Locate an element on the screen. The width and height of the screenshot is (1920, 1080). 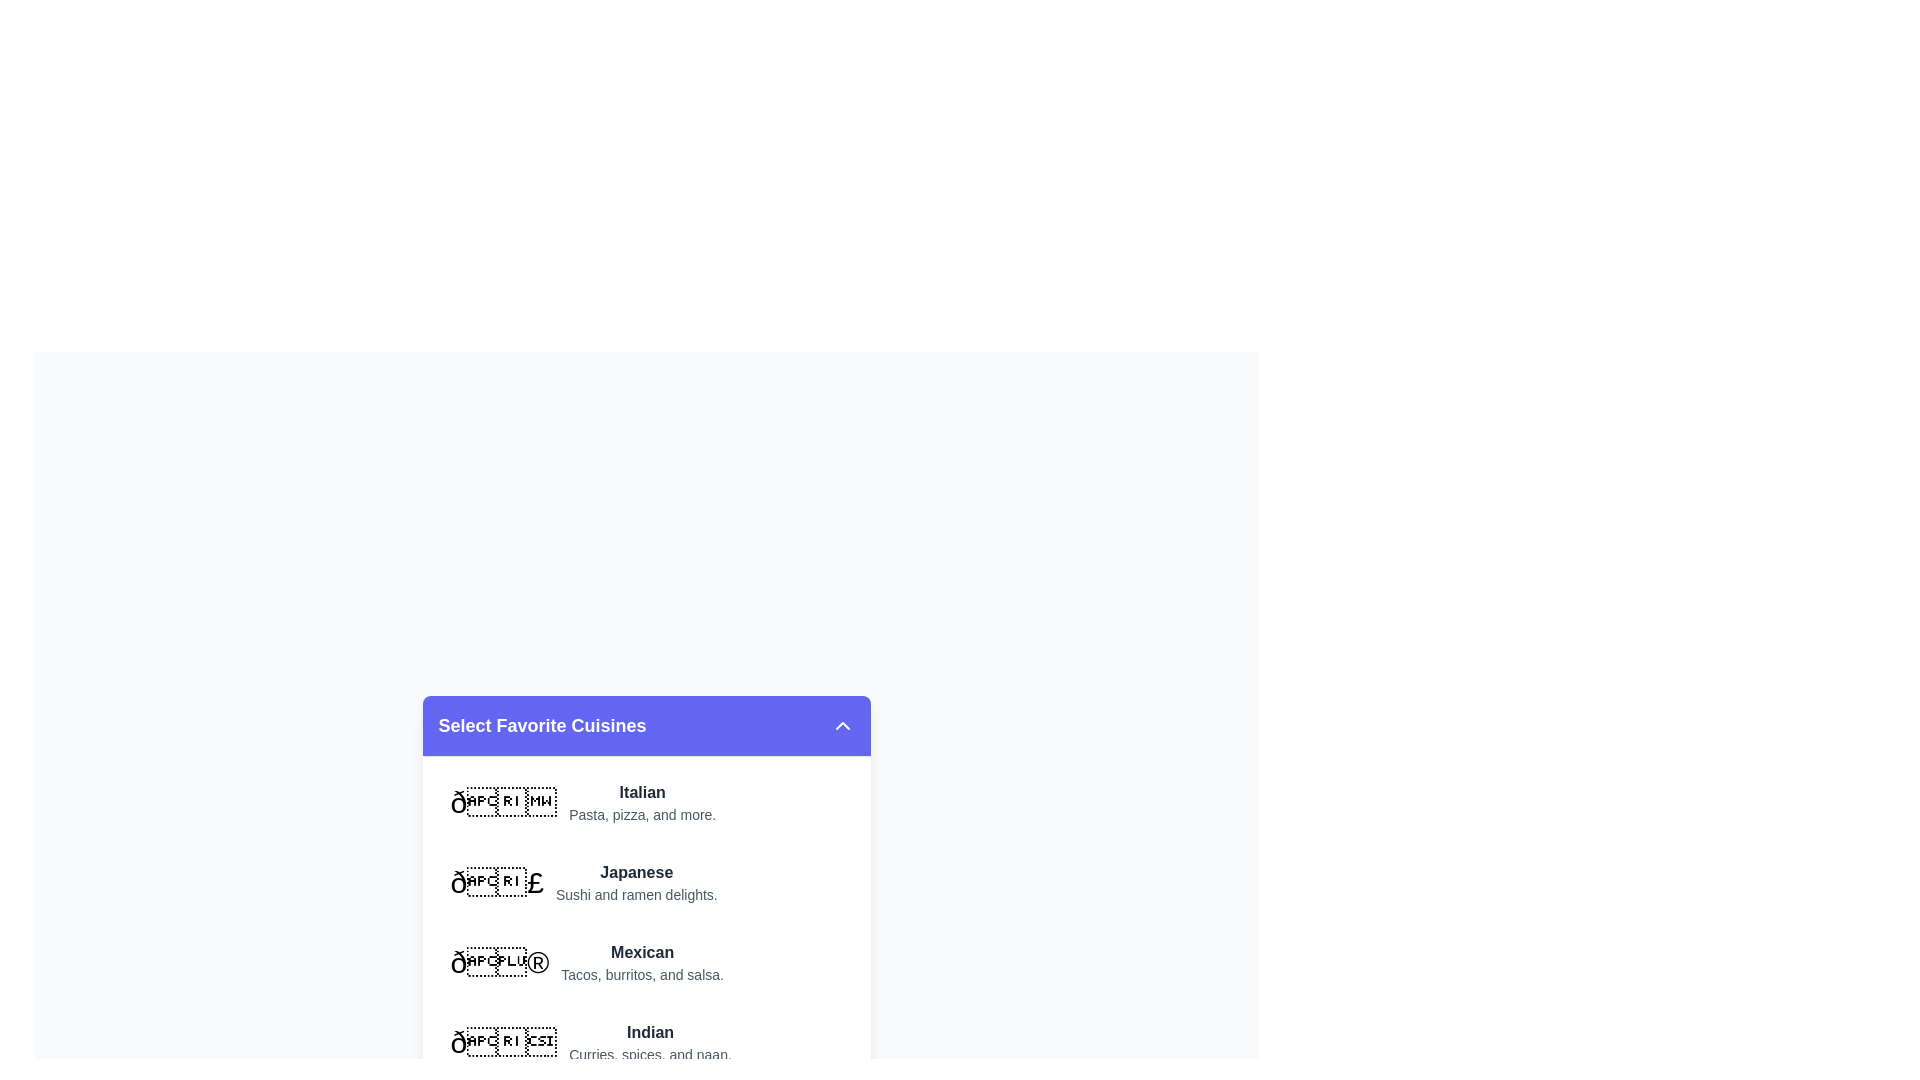
to select the 'Mexican' cuisine option, which is the third item in the list, featuring a bold label and a description about tacos, burritos, and salsa is located at coordinates (646, 961).